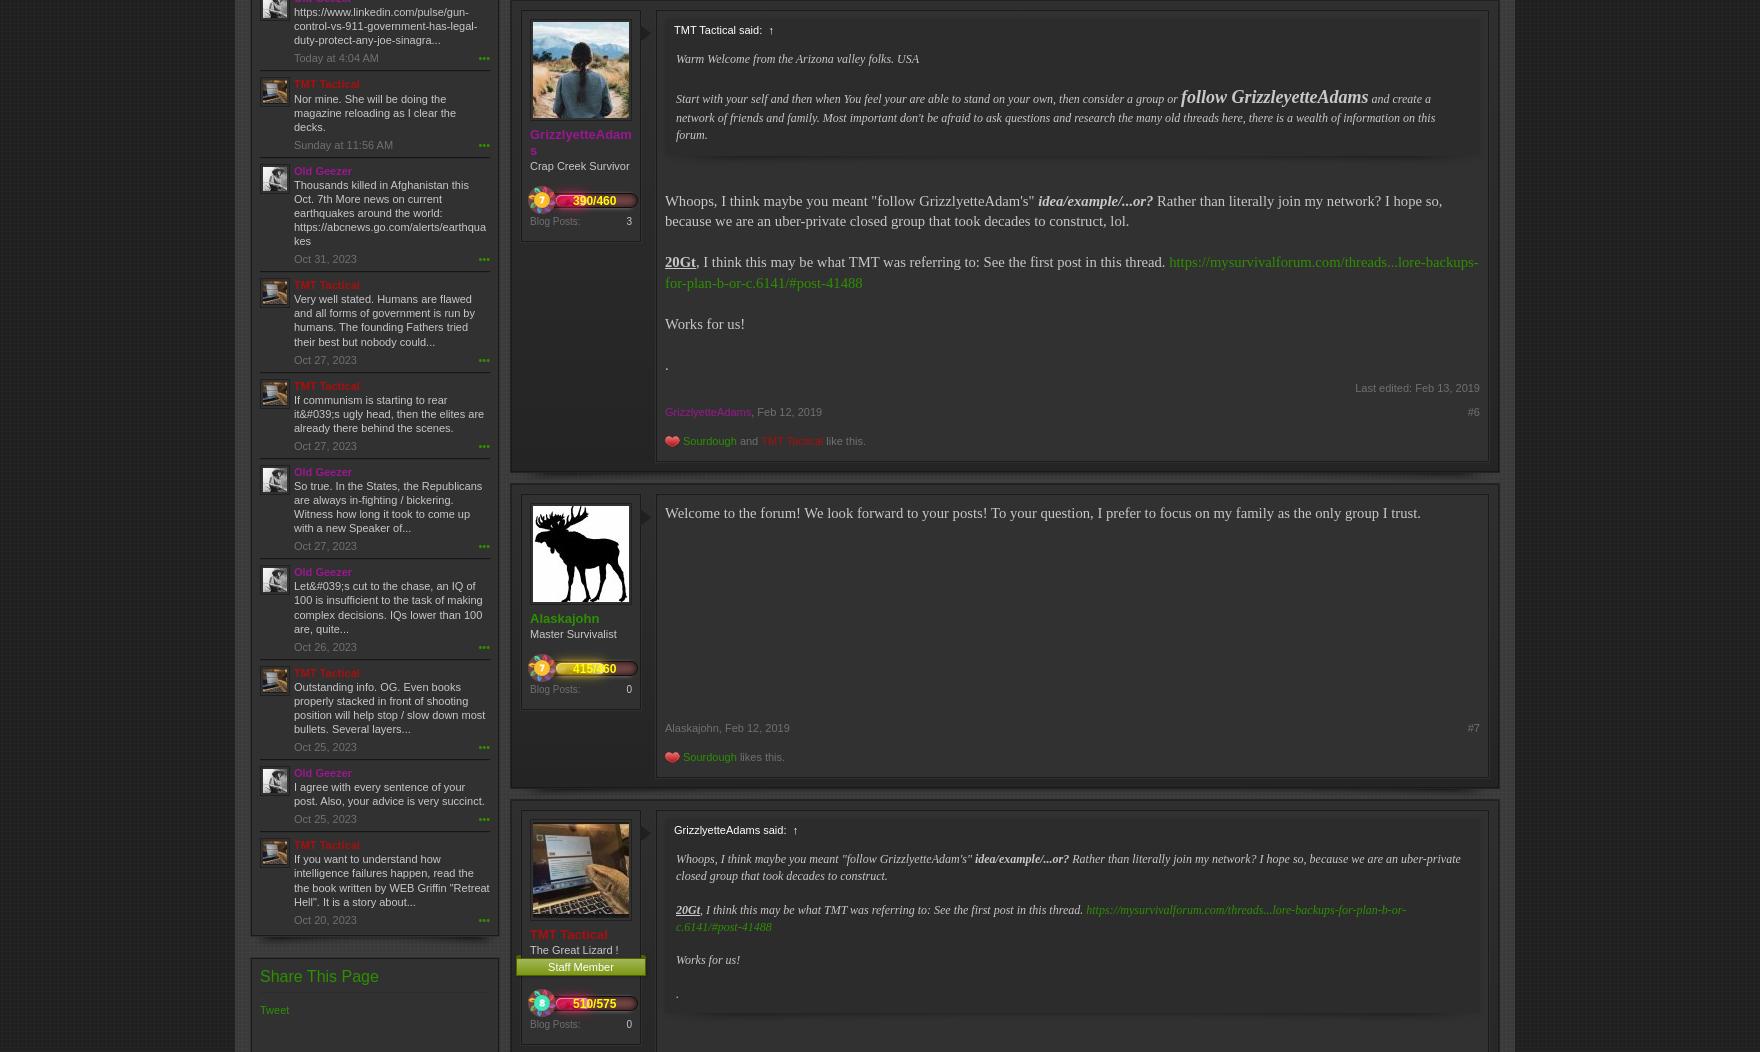  Describe the element at coordinates (573, 632) in the screenshot. I see `'Master Survivalist'` at that location.